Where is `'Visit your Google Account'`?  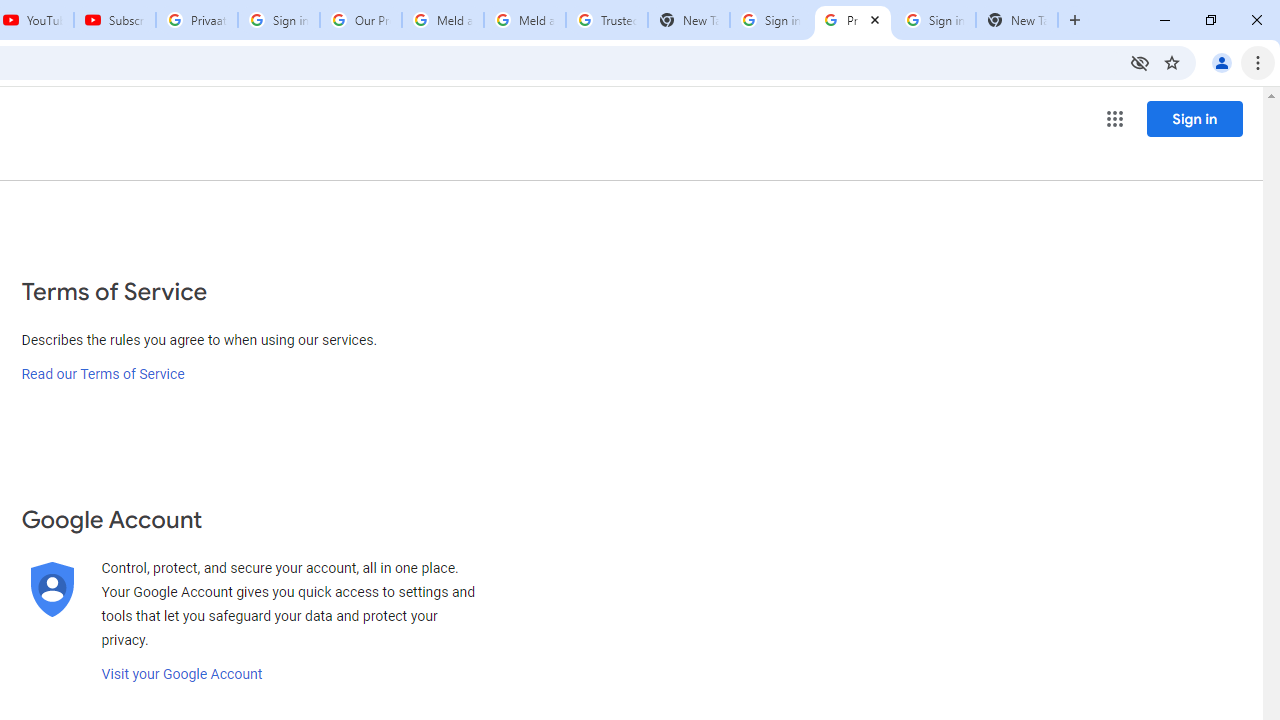 'Visit your Google Account' is located at coordinates (181, 674).